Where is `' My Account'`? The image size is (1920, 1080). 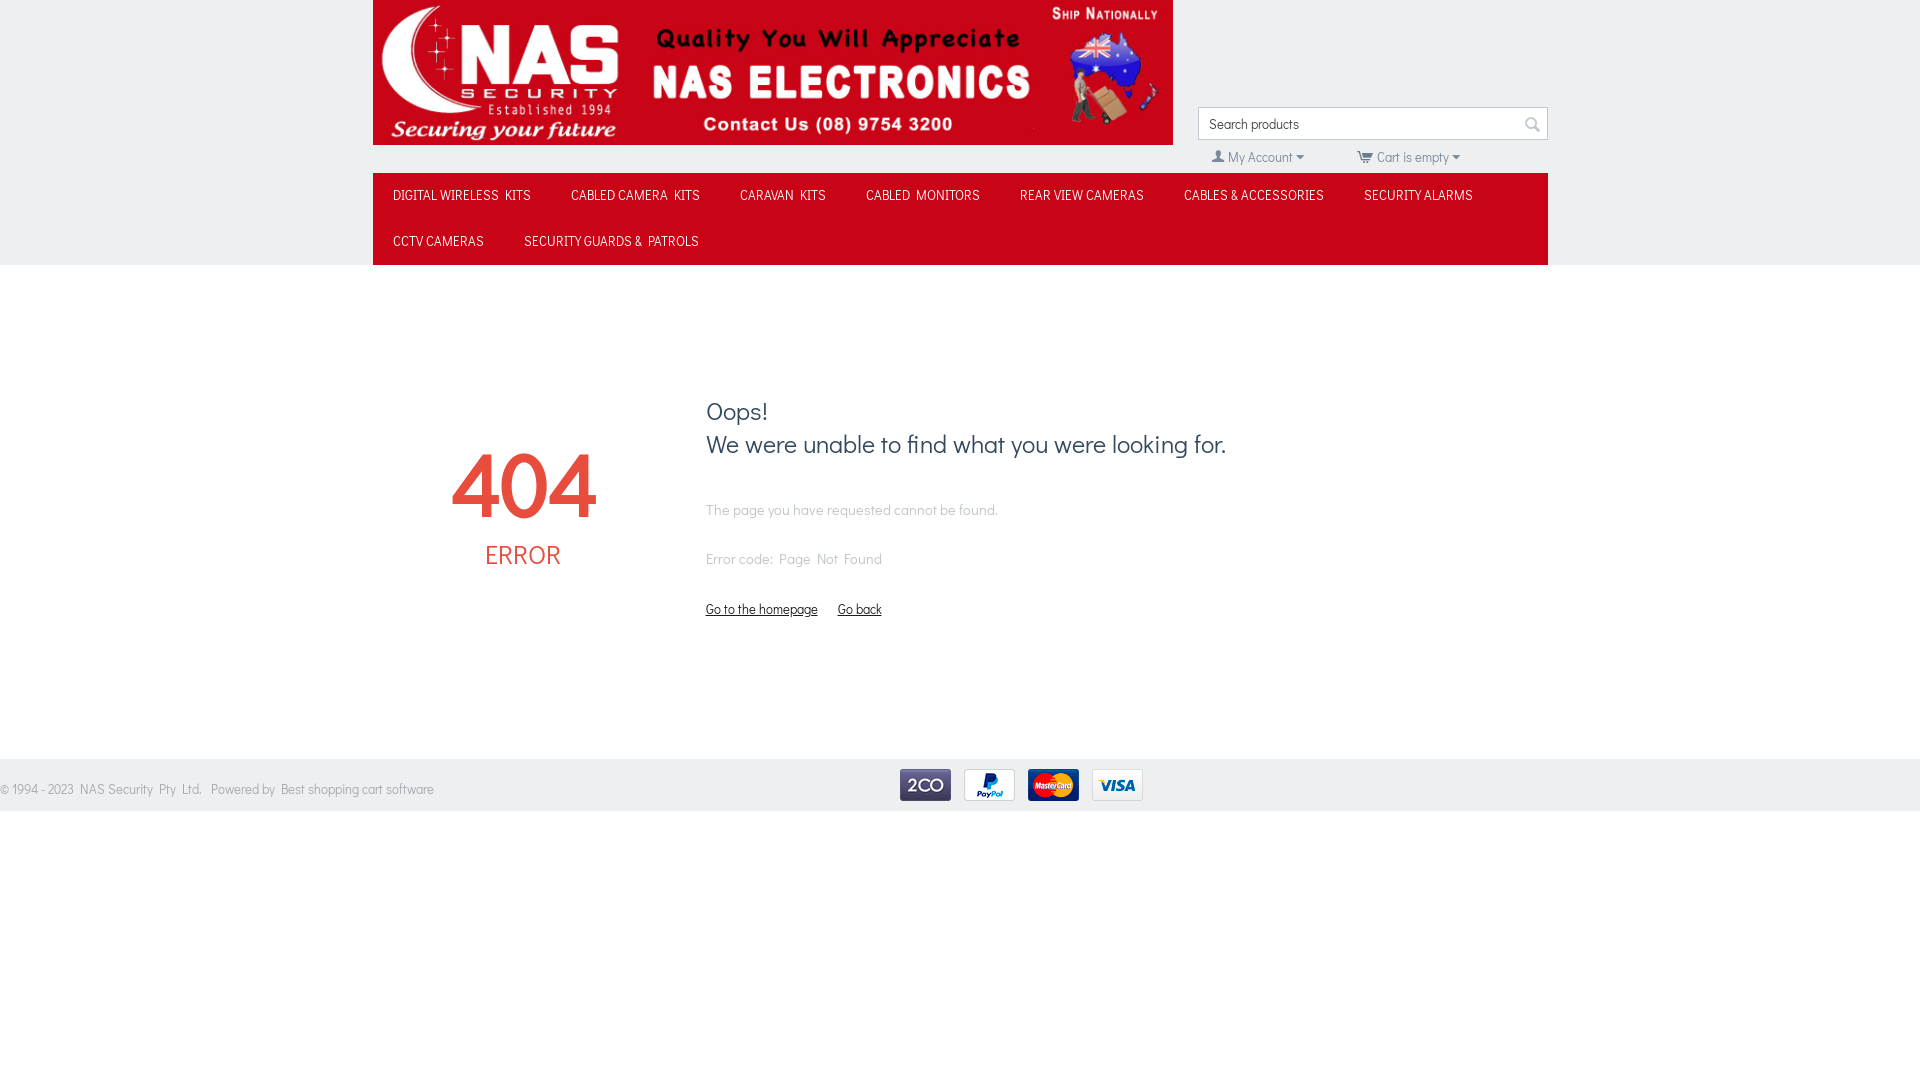
' My Account' is located at coordinates (1256, 155).